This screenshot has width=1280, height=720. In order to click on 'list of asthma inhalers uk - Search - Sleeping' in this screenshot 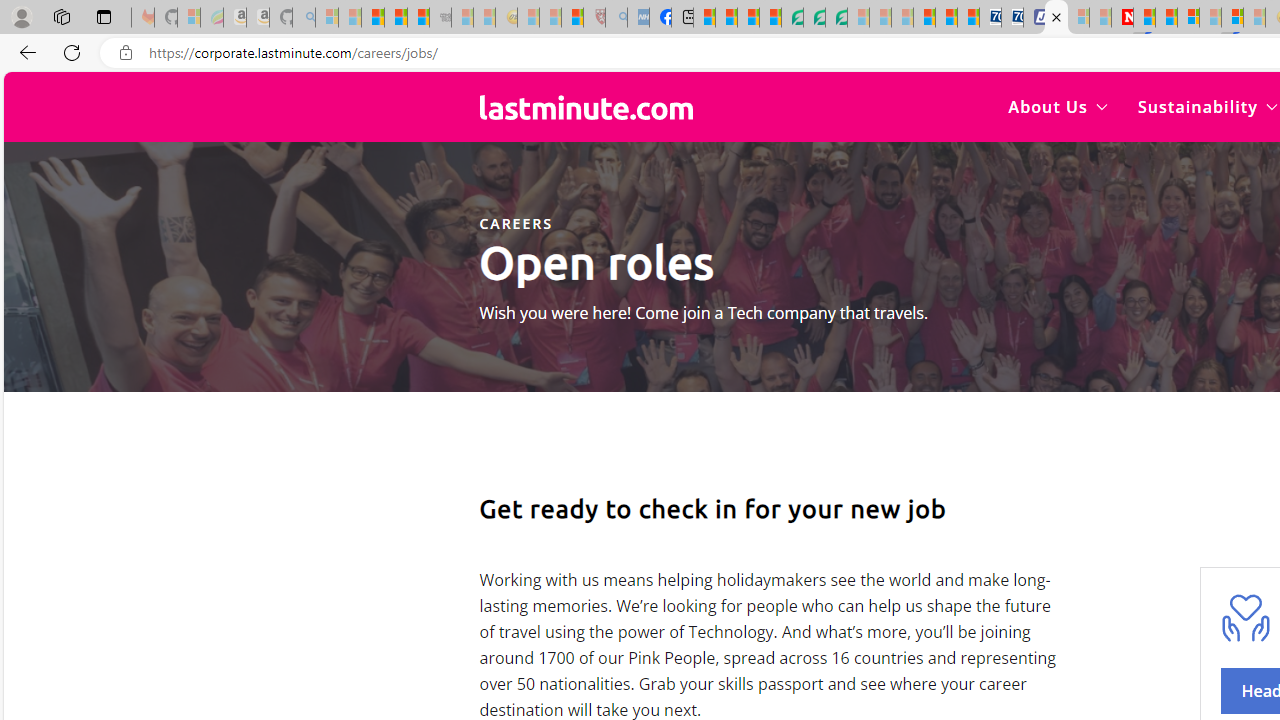, I will do `click(615, 17)`.